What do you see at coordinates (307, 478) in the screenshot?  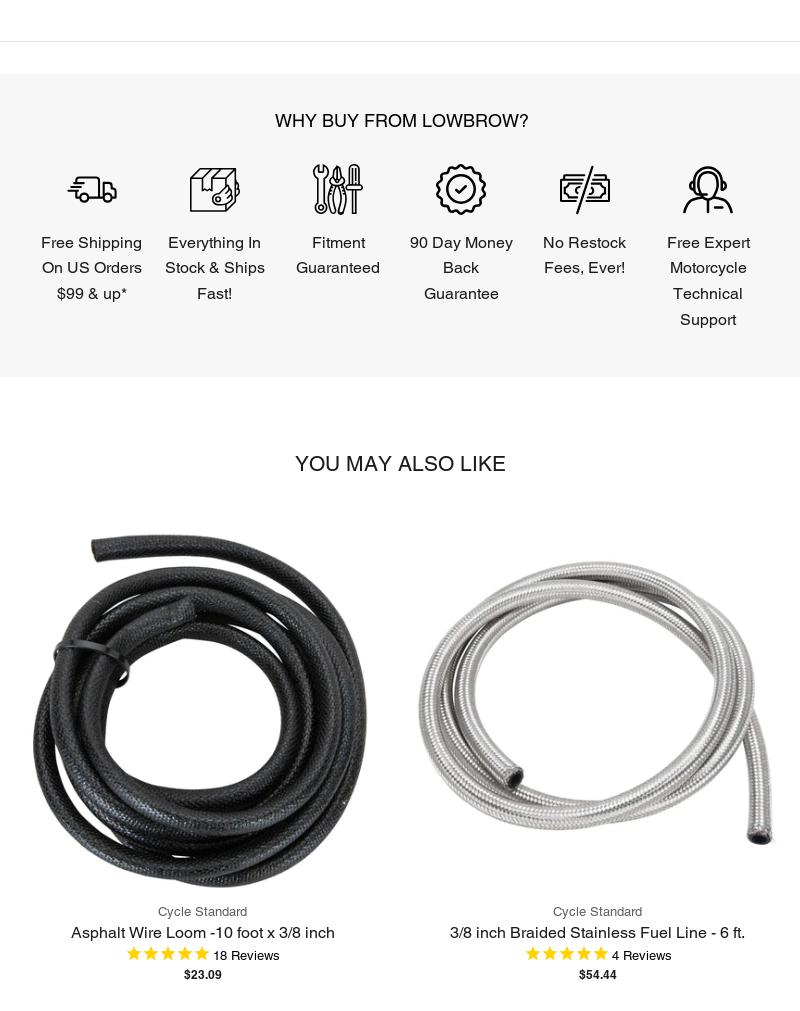 I see `'Powered by Birdeye'` at bounding box center [307, 478].